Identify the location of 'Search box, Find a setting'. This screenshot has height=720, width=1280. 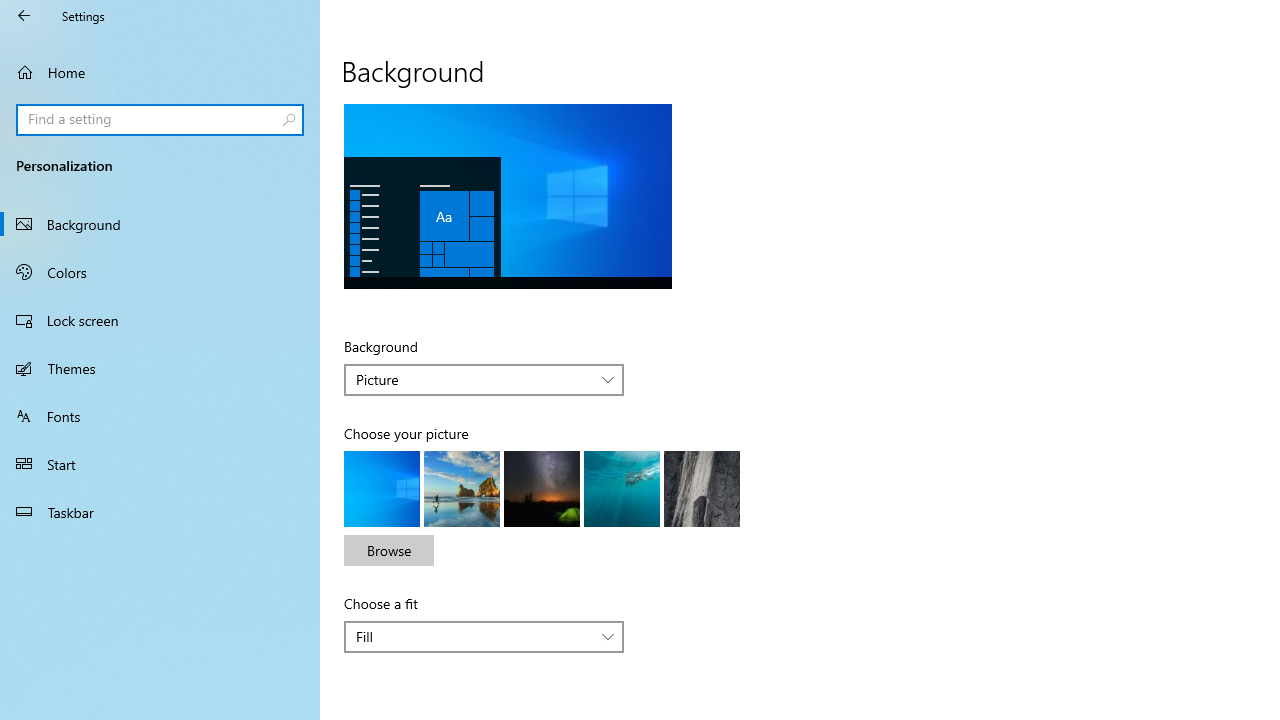
(160, 119).